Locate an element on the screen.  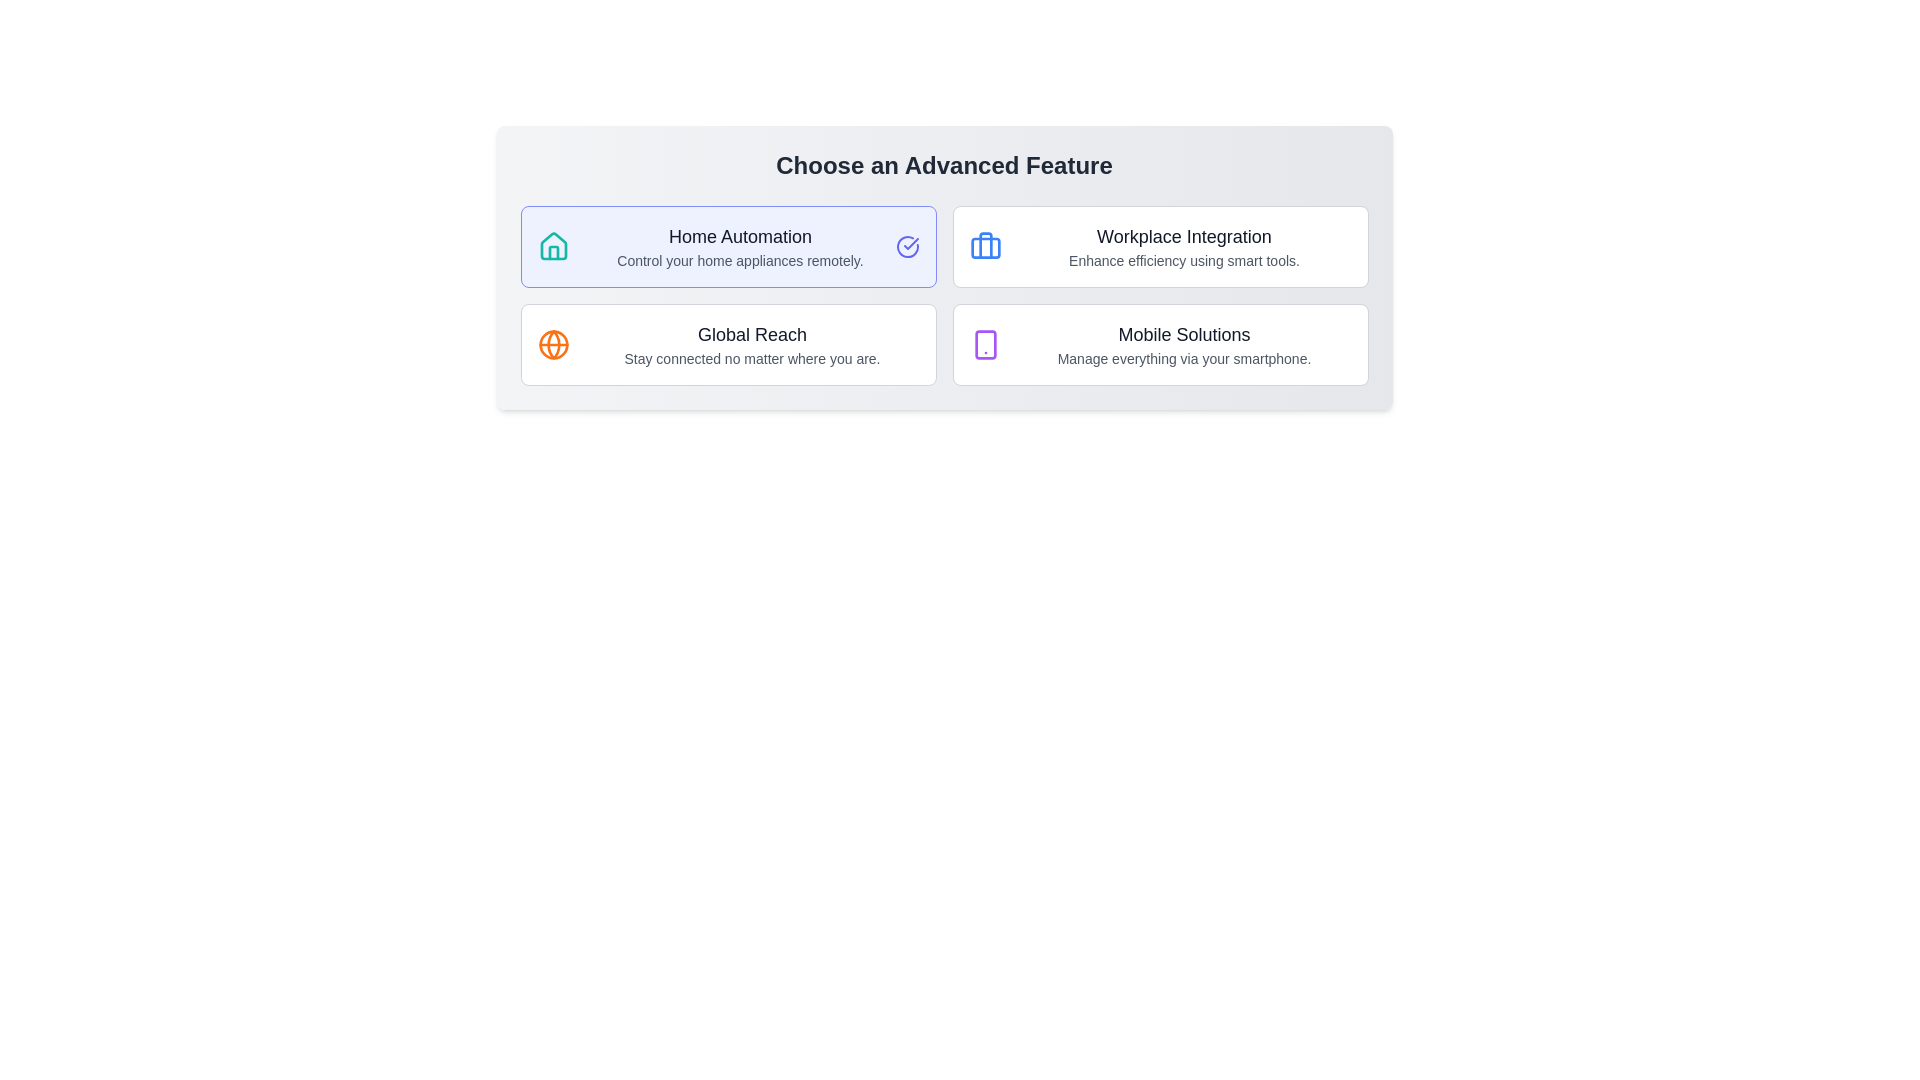
the 'Mobile Solutions' button located at the bottom-right corner of the grid layout is located at coordinates (1160, 343).